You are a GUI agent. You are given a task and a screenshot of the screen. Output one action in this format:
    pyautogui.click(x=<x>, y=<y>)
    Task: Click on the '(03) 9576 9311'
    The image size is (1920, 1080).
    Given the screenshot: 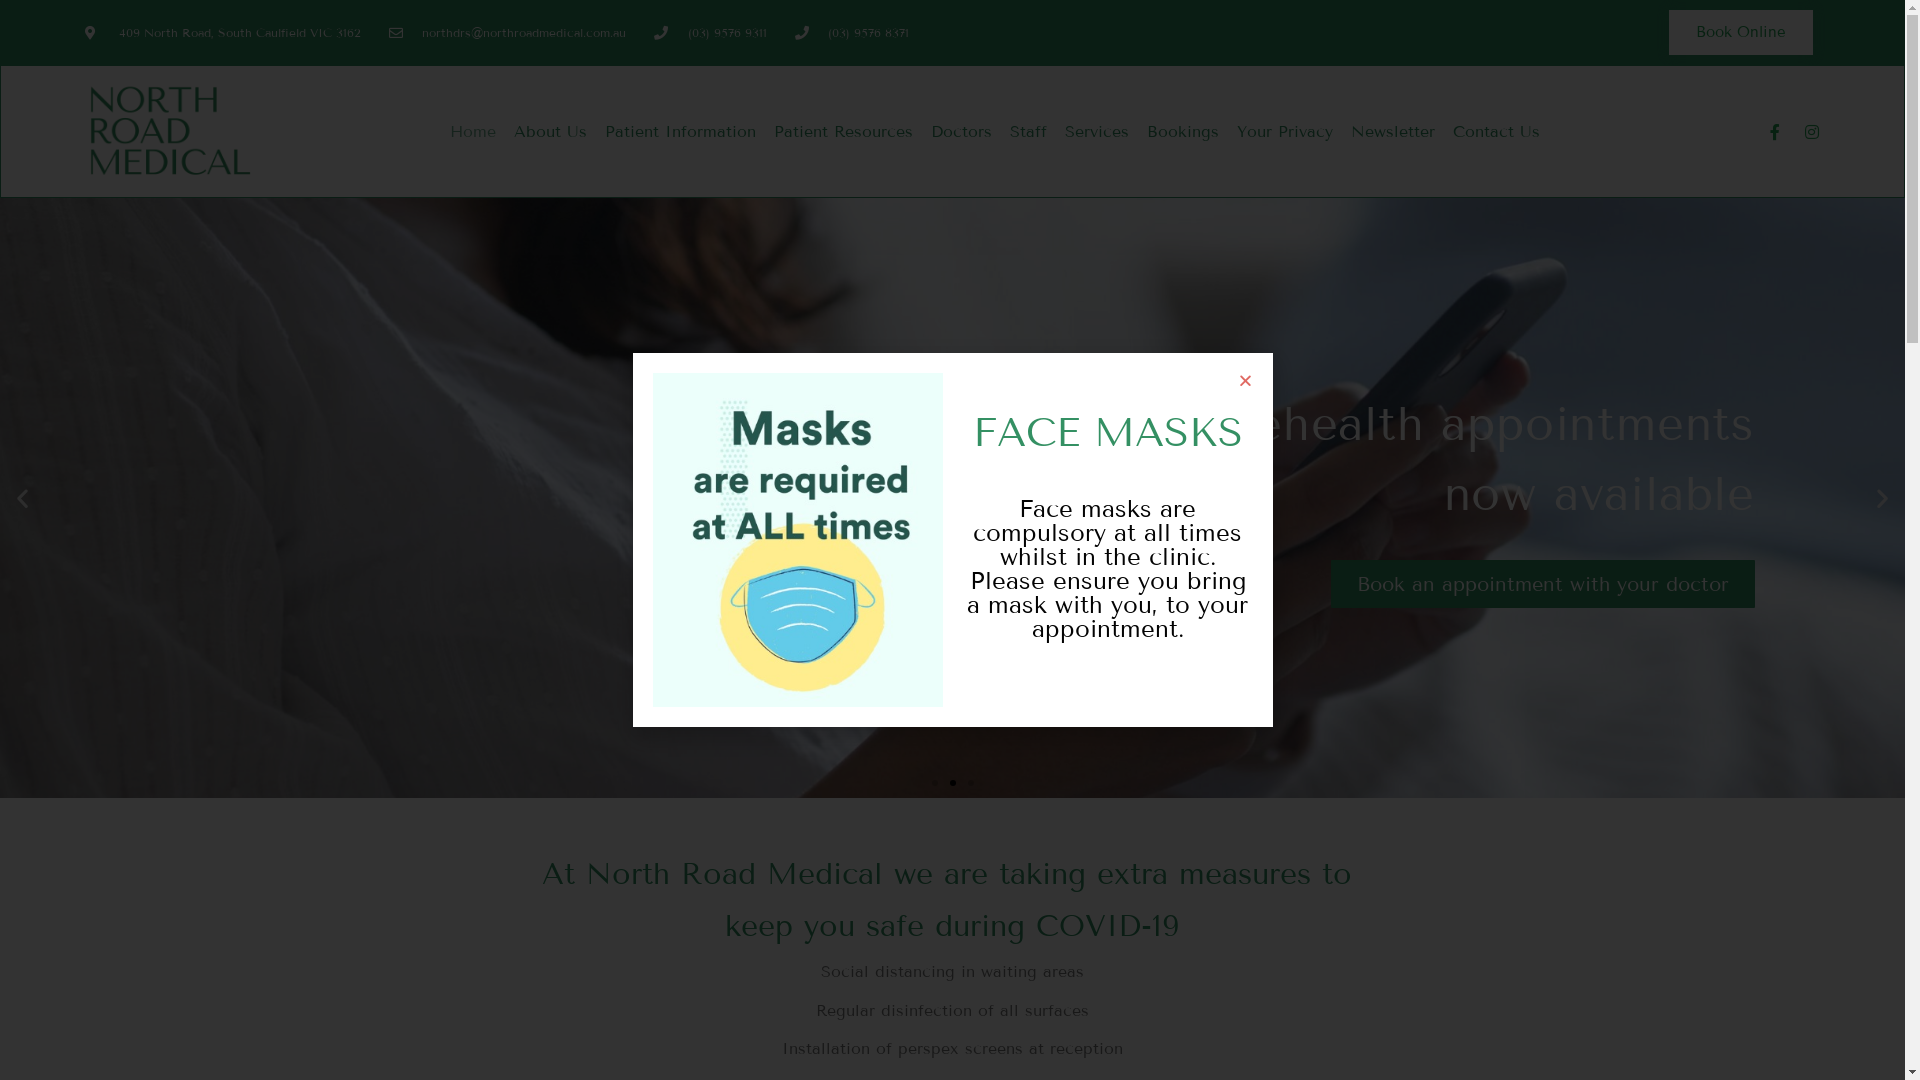 What is the action you would take?
    pyautogui.click(x=710, y=33)
    